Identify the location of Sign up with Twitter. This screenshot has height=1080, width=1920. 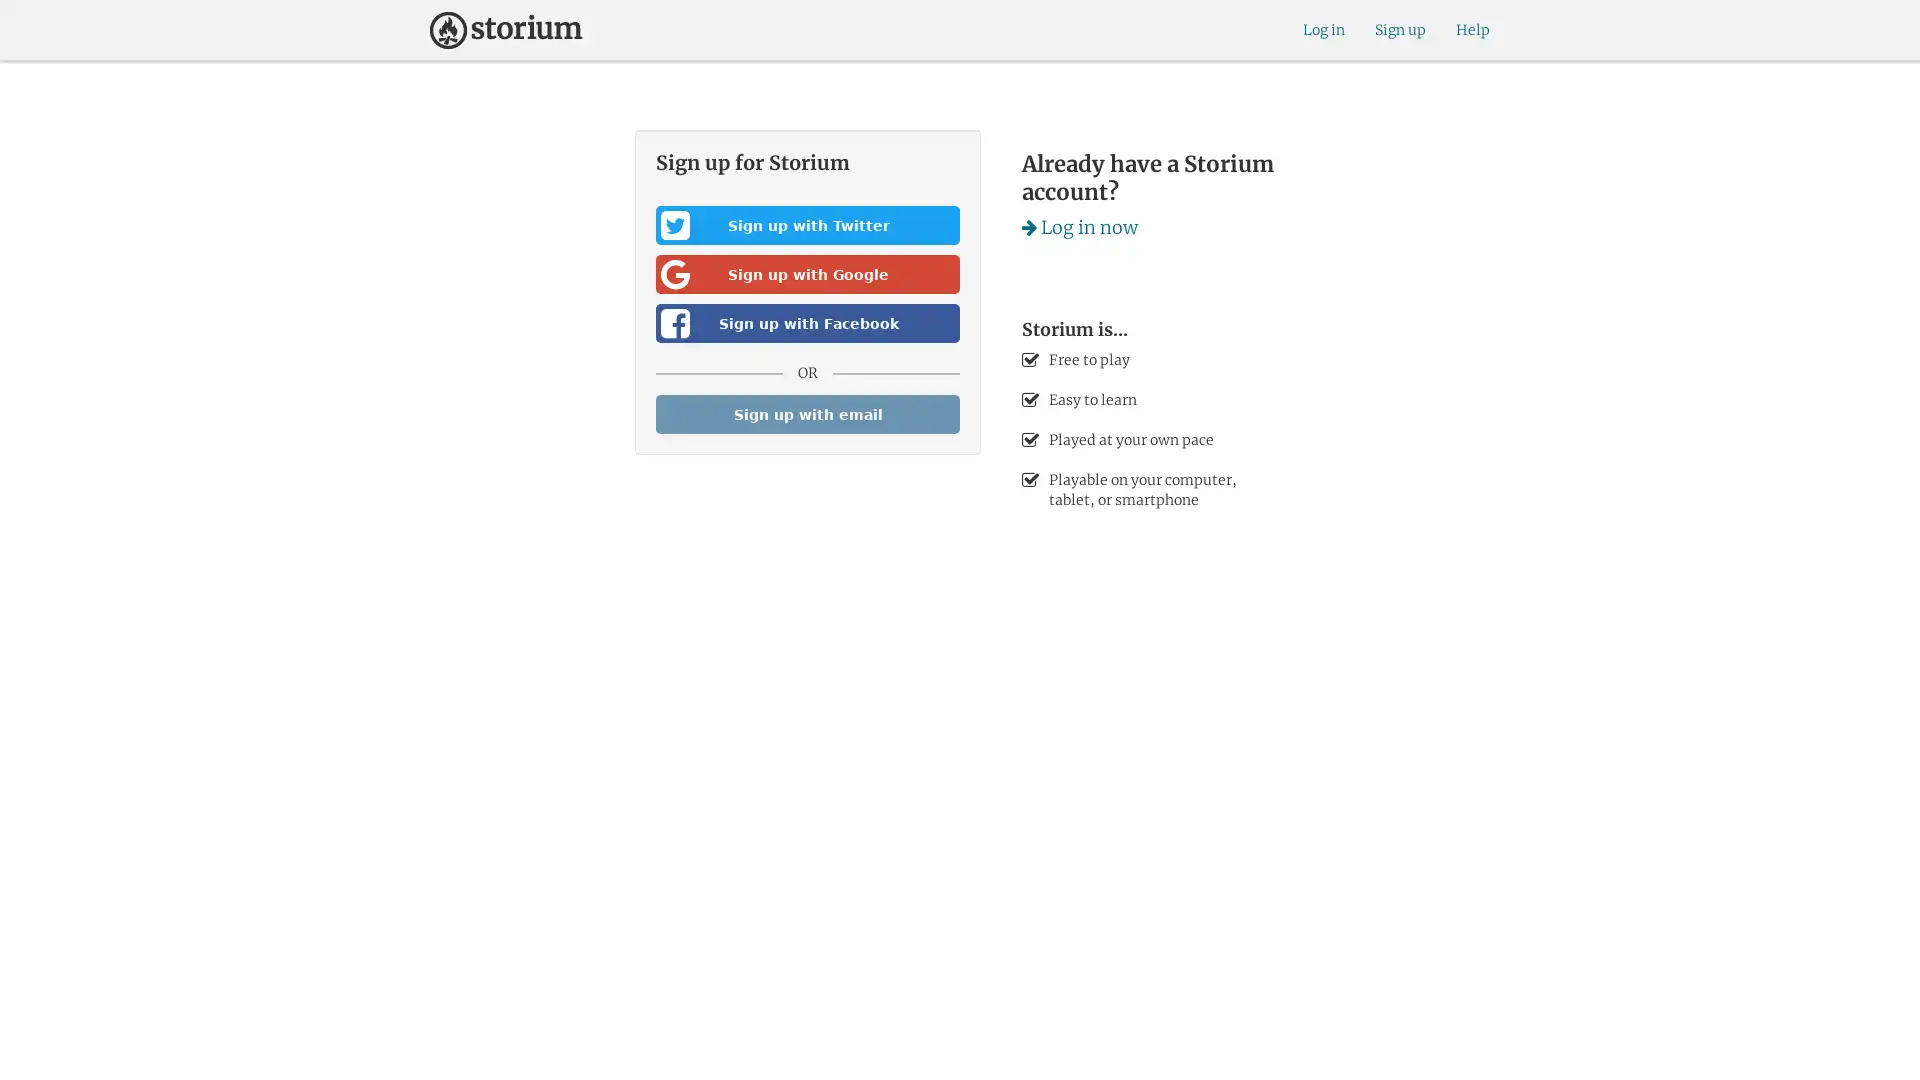
(807, 225).